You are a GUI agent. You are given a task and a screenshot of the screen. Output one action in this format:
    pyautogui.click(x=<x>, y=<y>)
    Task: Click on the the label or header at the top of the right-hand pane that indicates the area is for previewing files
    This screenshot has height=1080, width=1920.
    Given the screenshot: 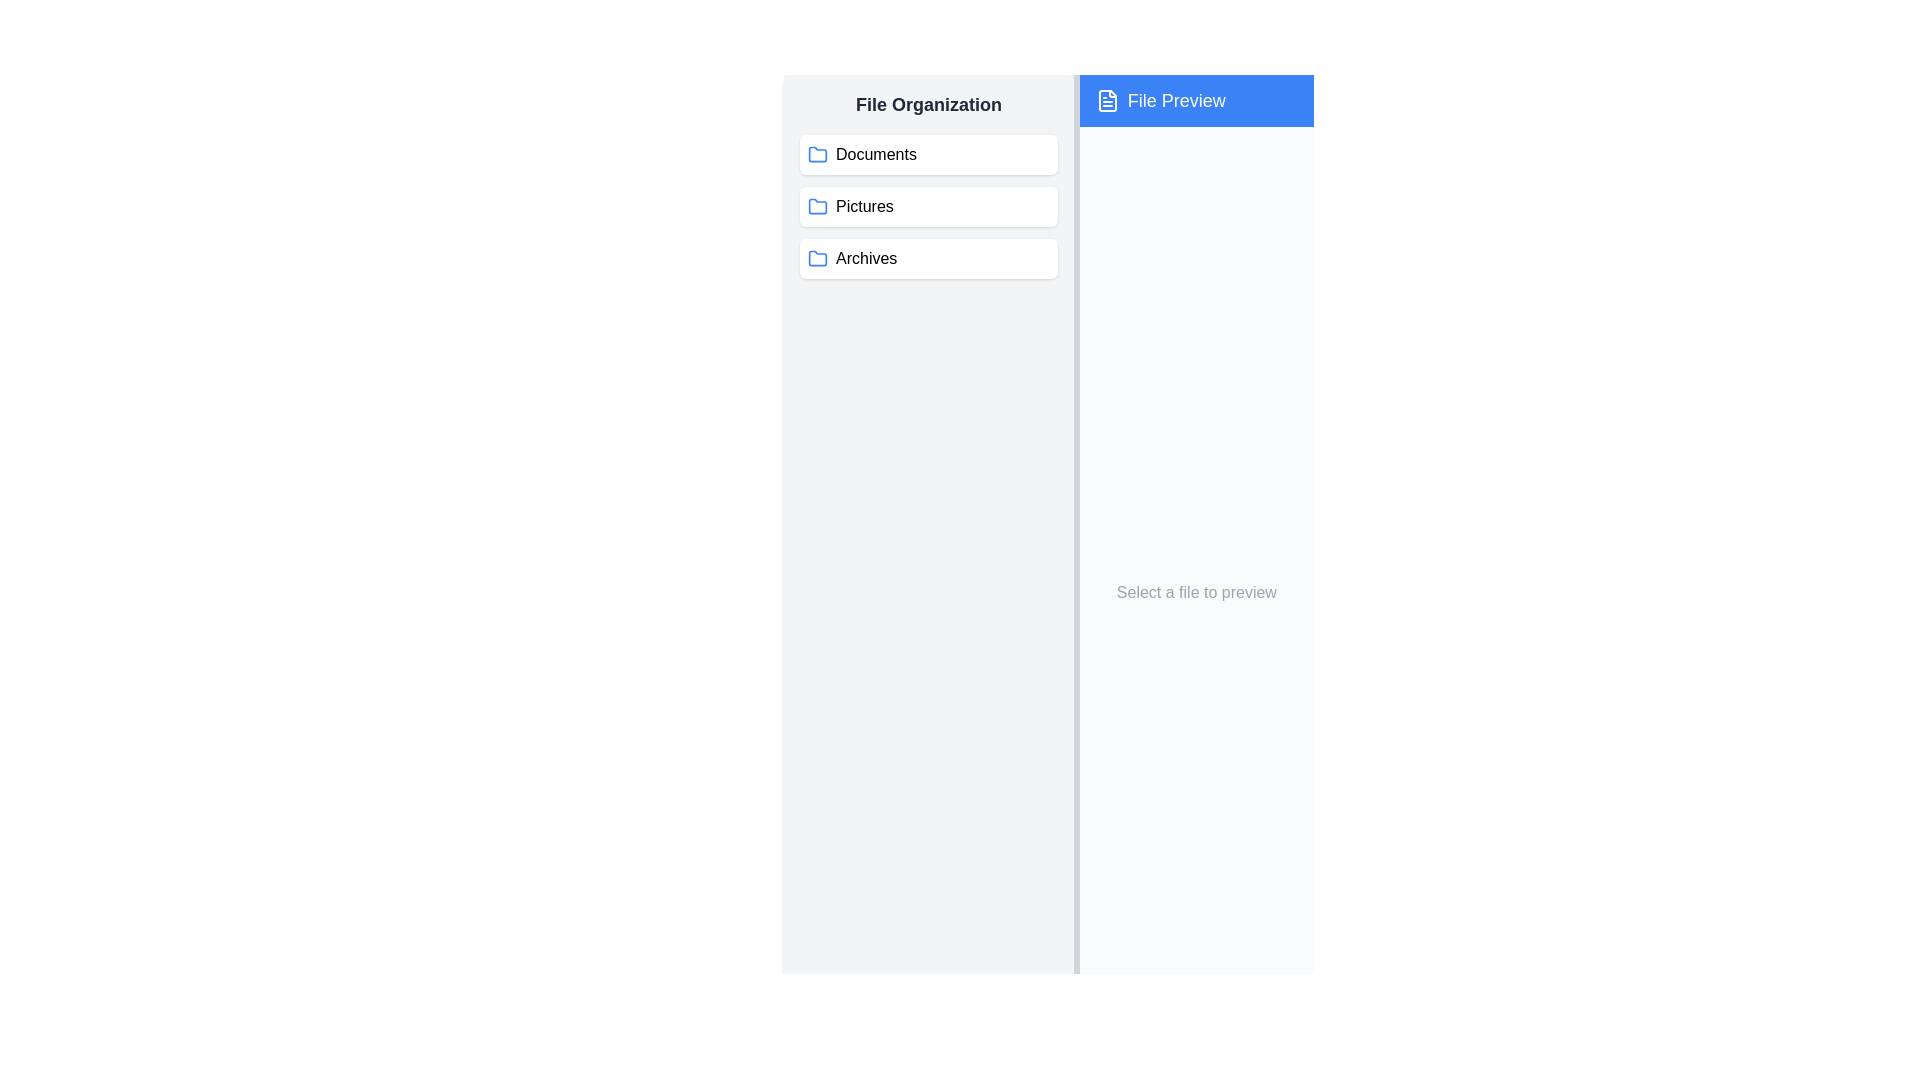 What is the action you would take?
    pyautogui.click(x=1196, y=100)
    